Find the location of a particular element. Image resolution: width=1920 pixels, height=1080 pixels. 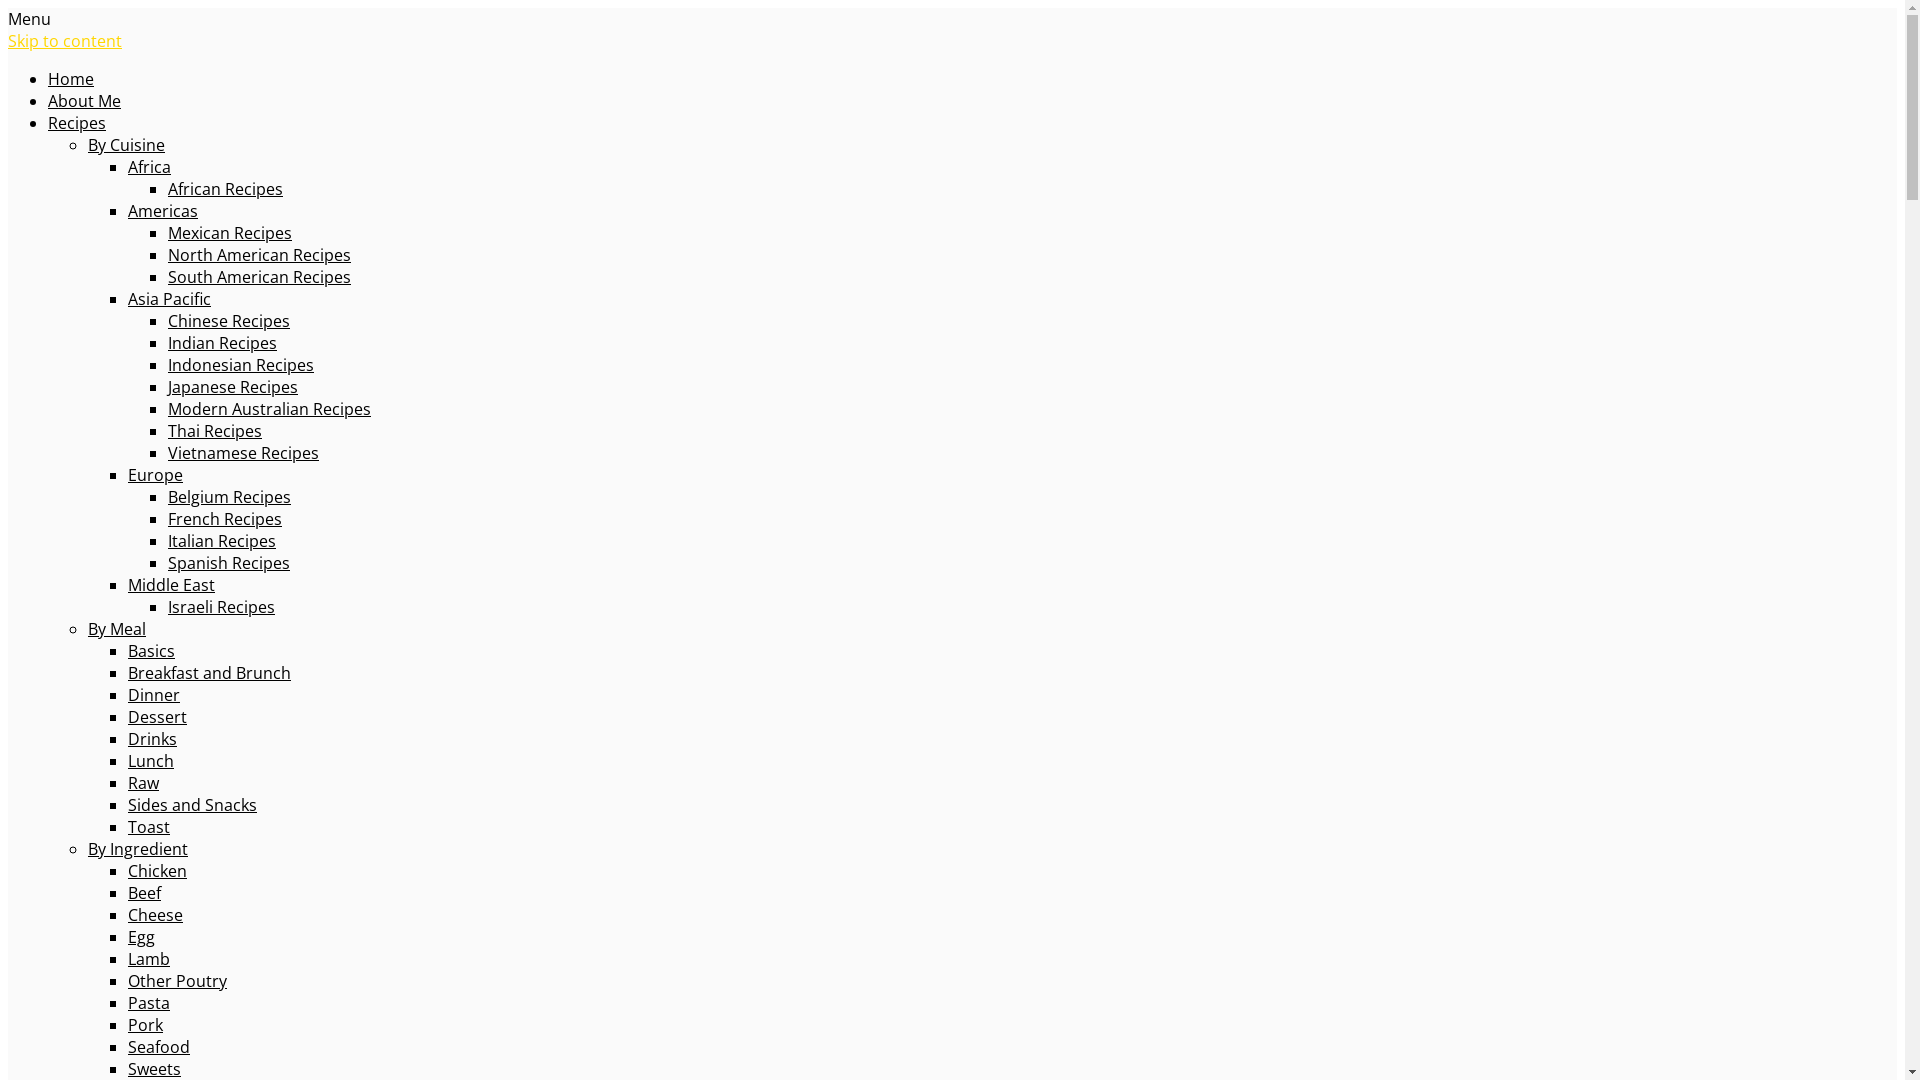

'Dinner' is located at coordinates (152, 693).